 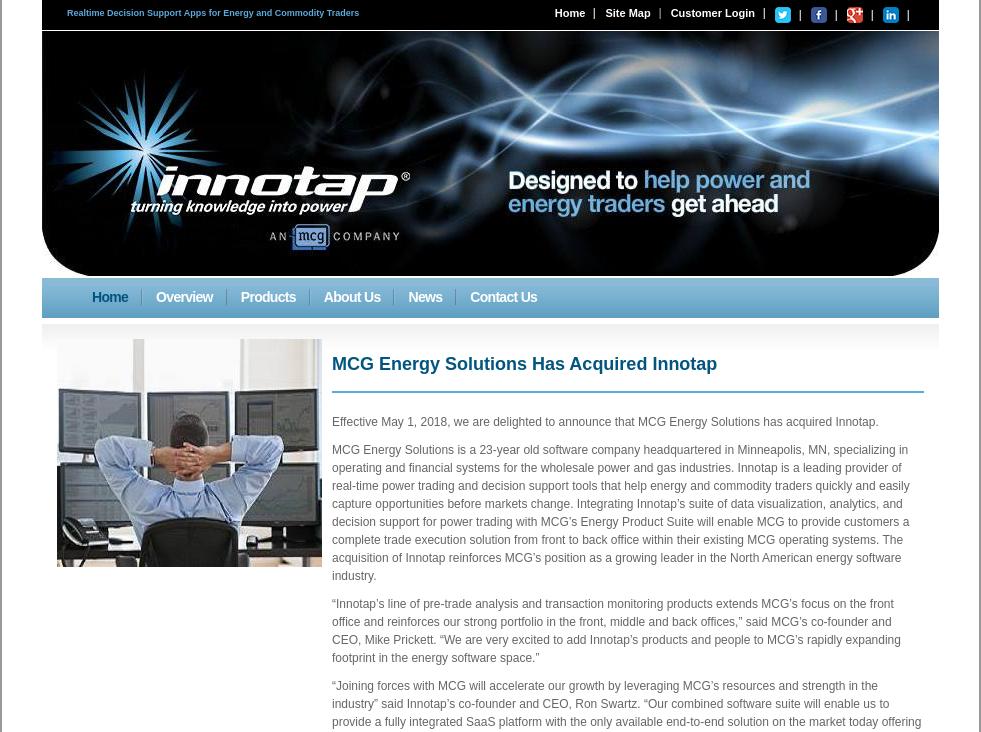 I want to click on 'MCG Energy Solutions Has Acquired Innotap', so click(x=524, y=364).